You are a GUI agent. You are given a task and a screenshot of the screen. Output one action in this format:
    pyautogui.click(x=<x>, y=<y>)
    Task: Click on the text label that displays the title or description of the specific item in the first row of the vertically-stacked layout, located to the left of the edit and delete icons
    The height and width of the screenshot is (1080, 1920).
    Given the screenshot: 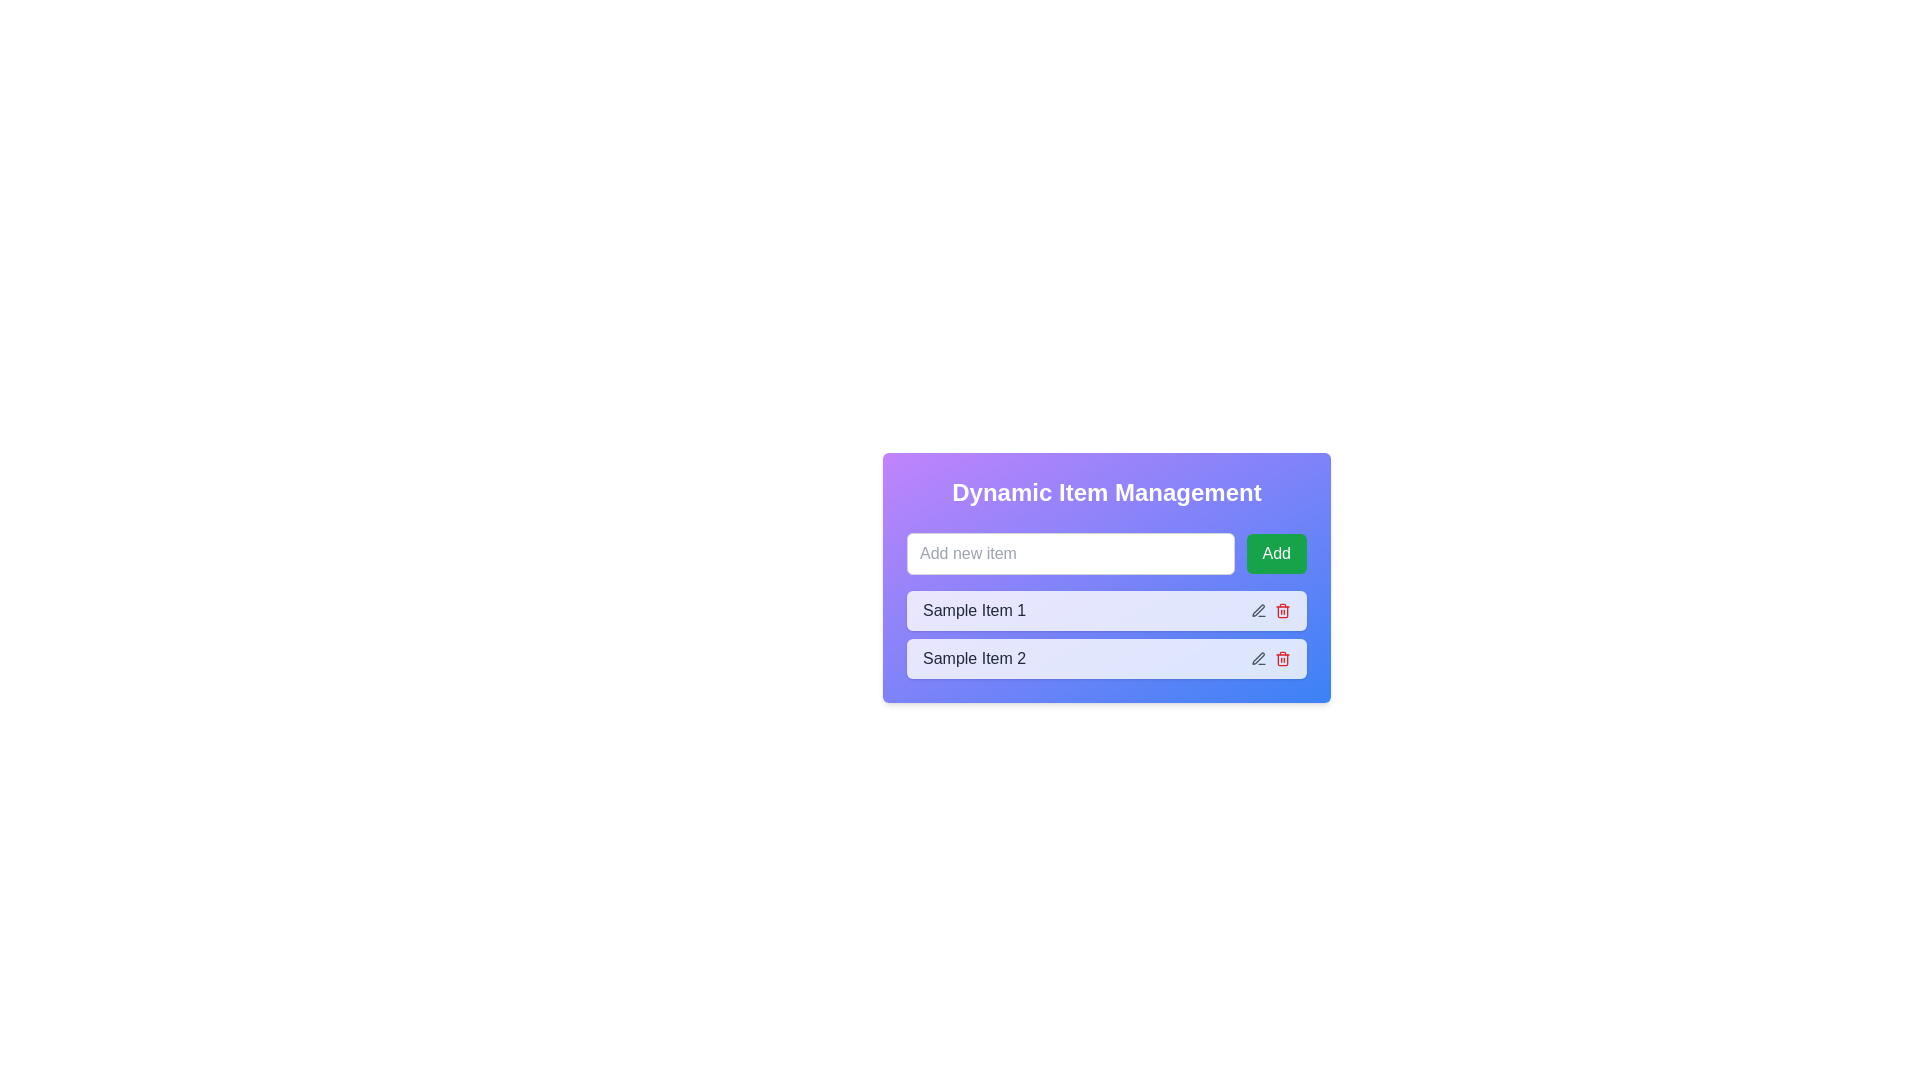 What is the action you would take?
    pyautogui.click(x=974, y=609)
    